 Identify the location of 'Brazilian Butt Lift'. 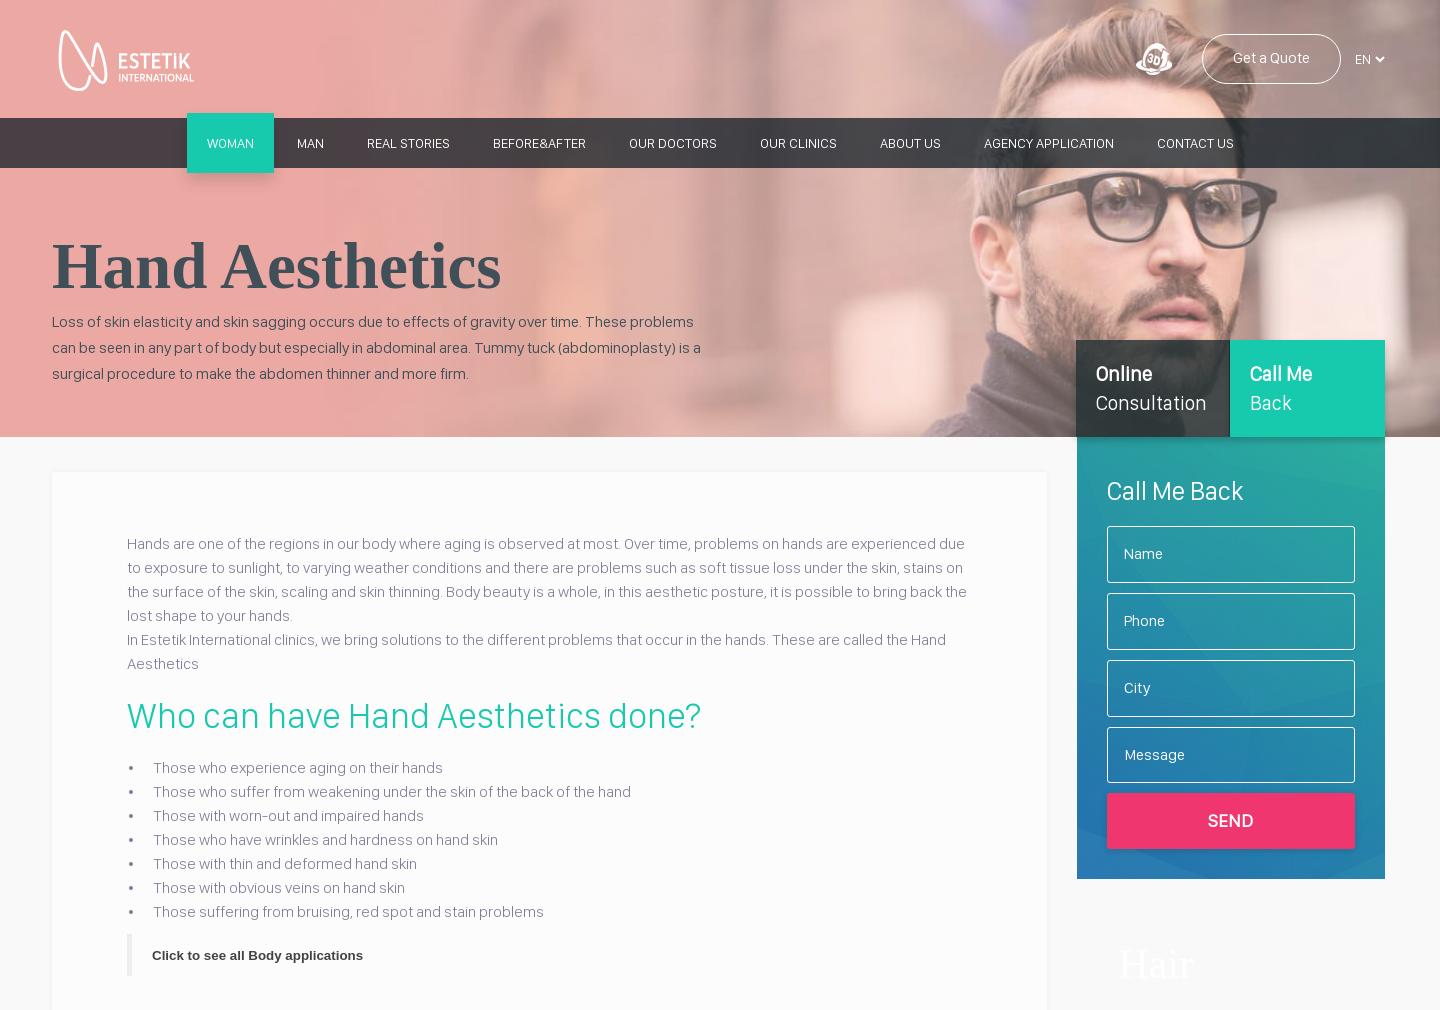
(653, 251).